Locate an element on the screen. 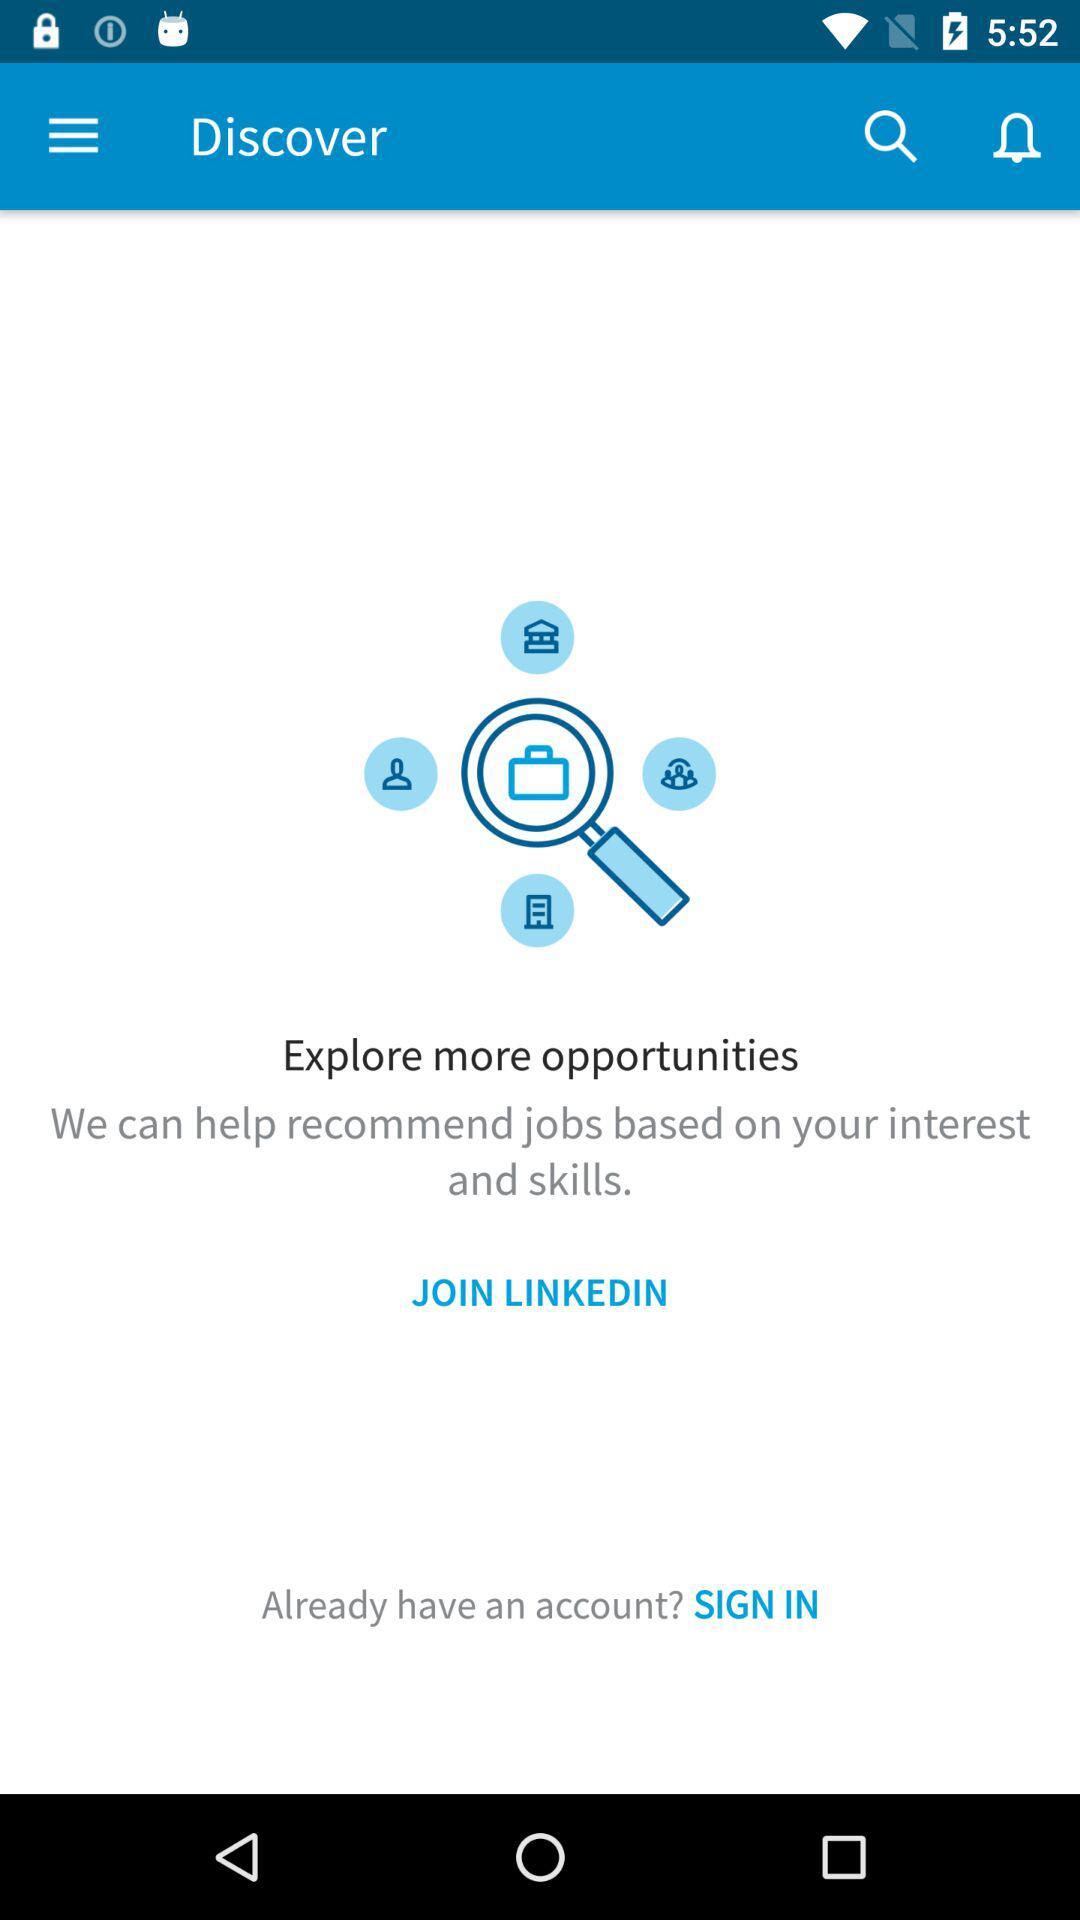  icon above explore more opportunities icon is located at coordinates (72, 135).